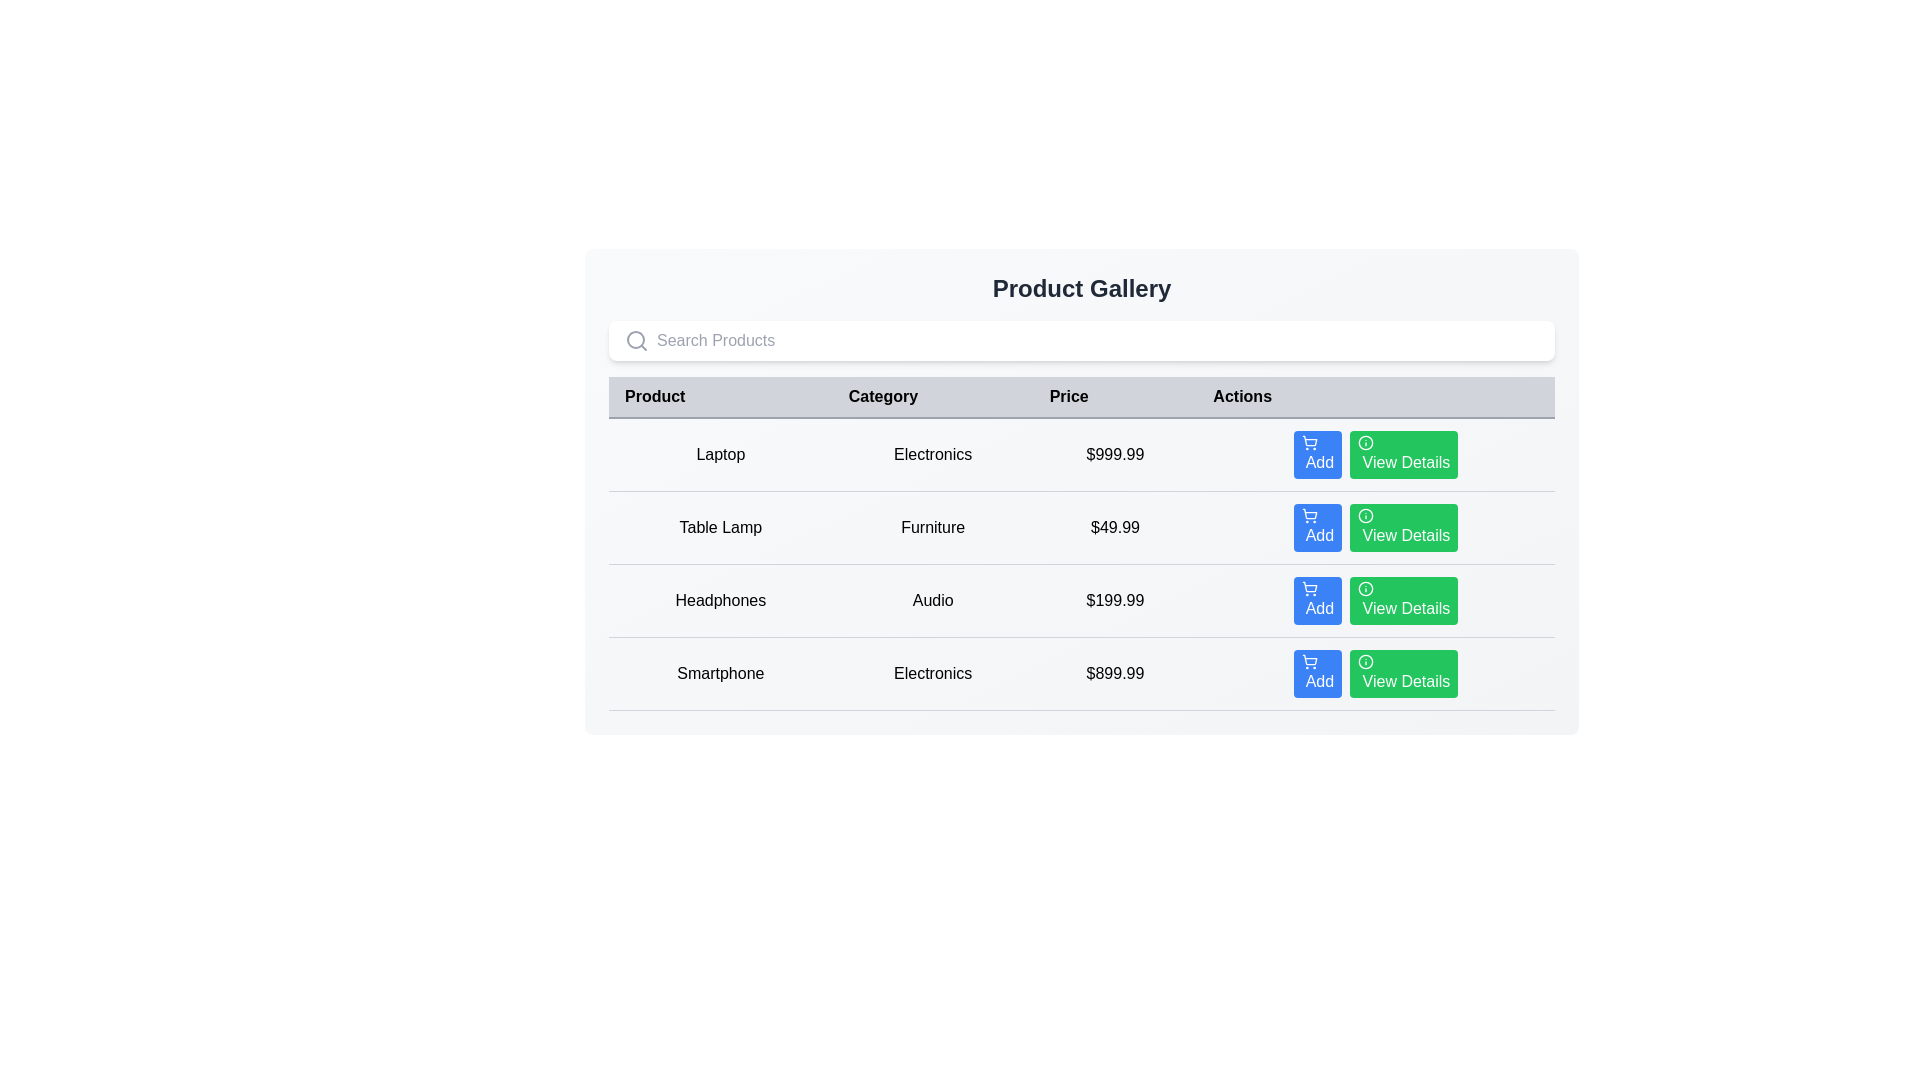 The width and height of the screenshot is (1920, 1080). I want to click on the text field displaying 'Electronics', which is centrally aligned in the second column under the 'Category' header in the first row of the table, so click(932, 454).